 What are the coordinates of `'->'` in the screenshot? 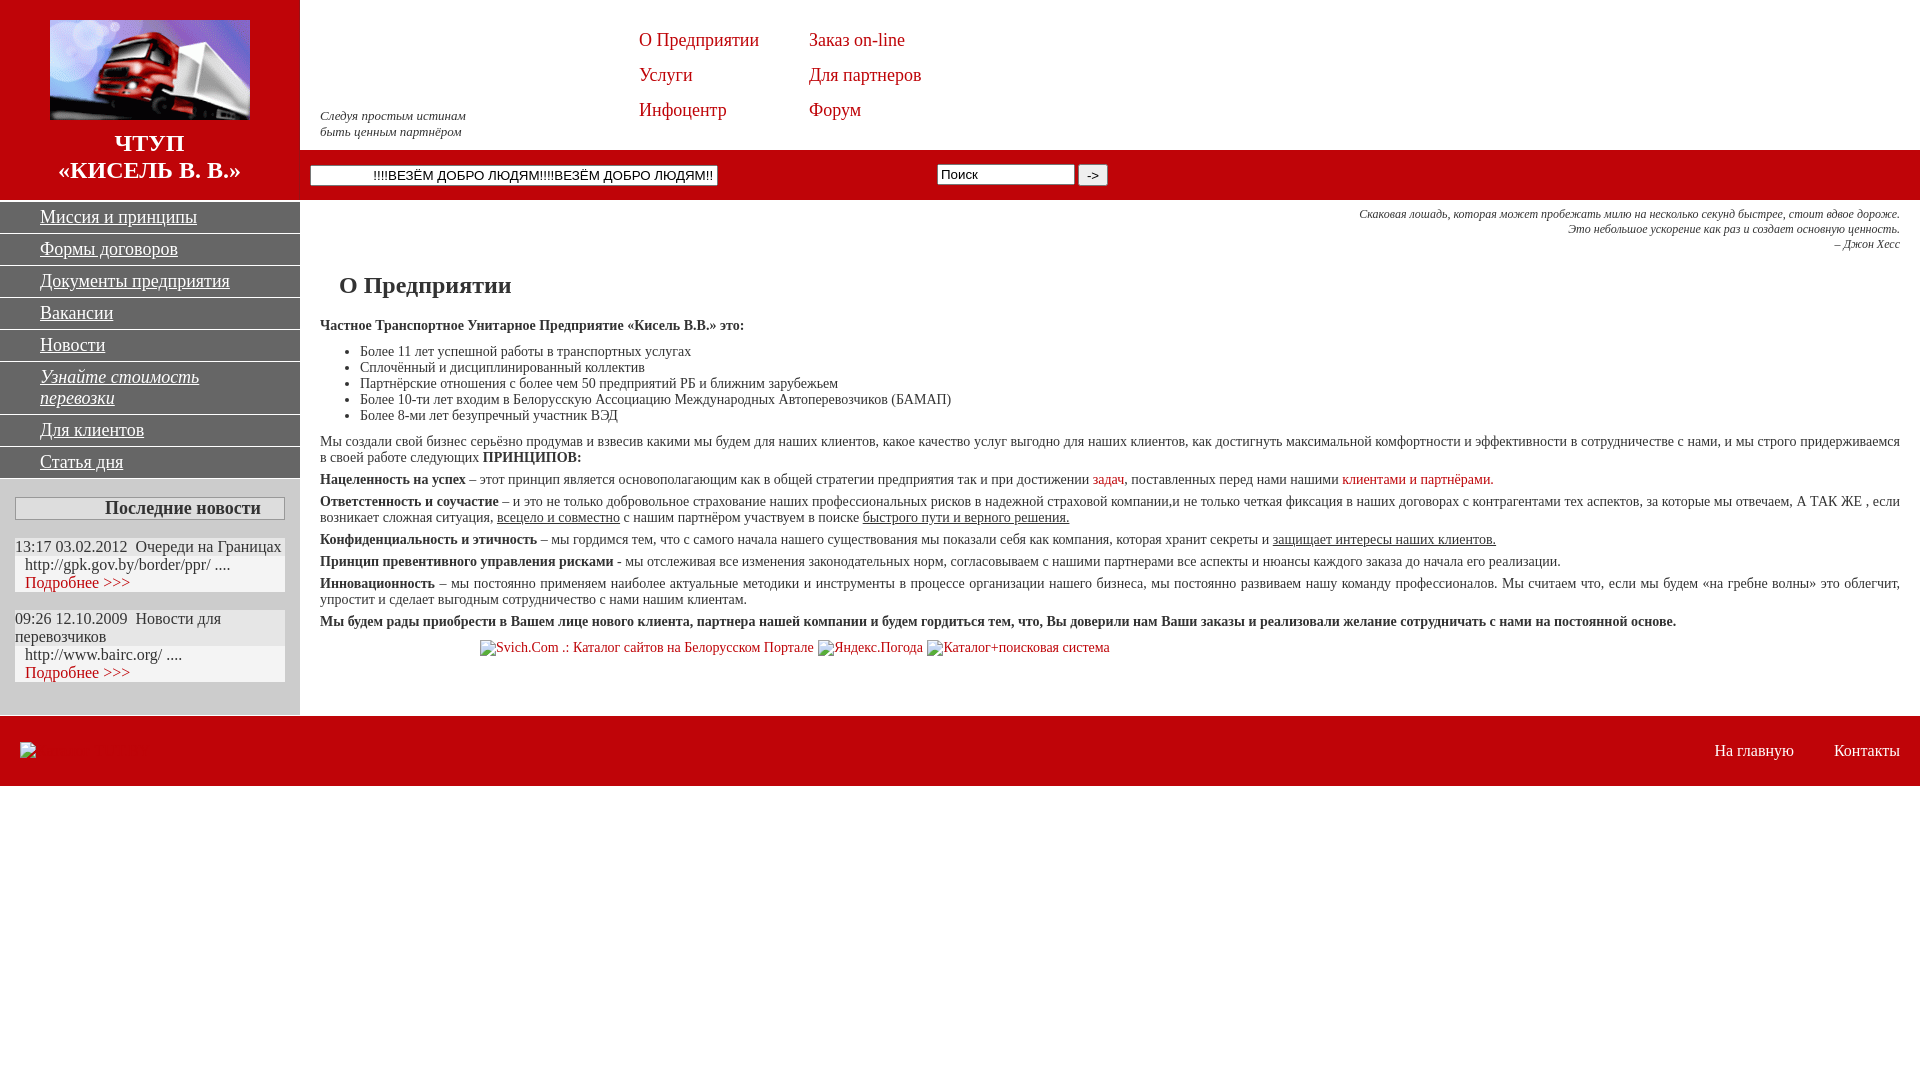 It's located at (1092, 173).